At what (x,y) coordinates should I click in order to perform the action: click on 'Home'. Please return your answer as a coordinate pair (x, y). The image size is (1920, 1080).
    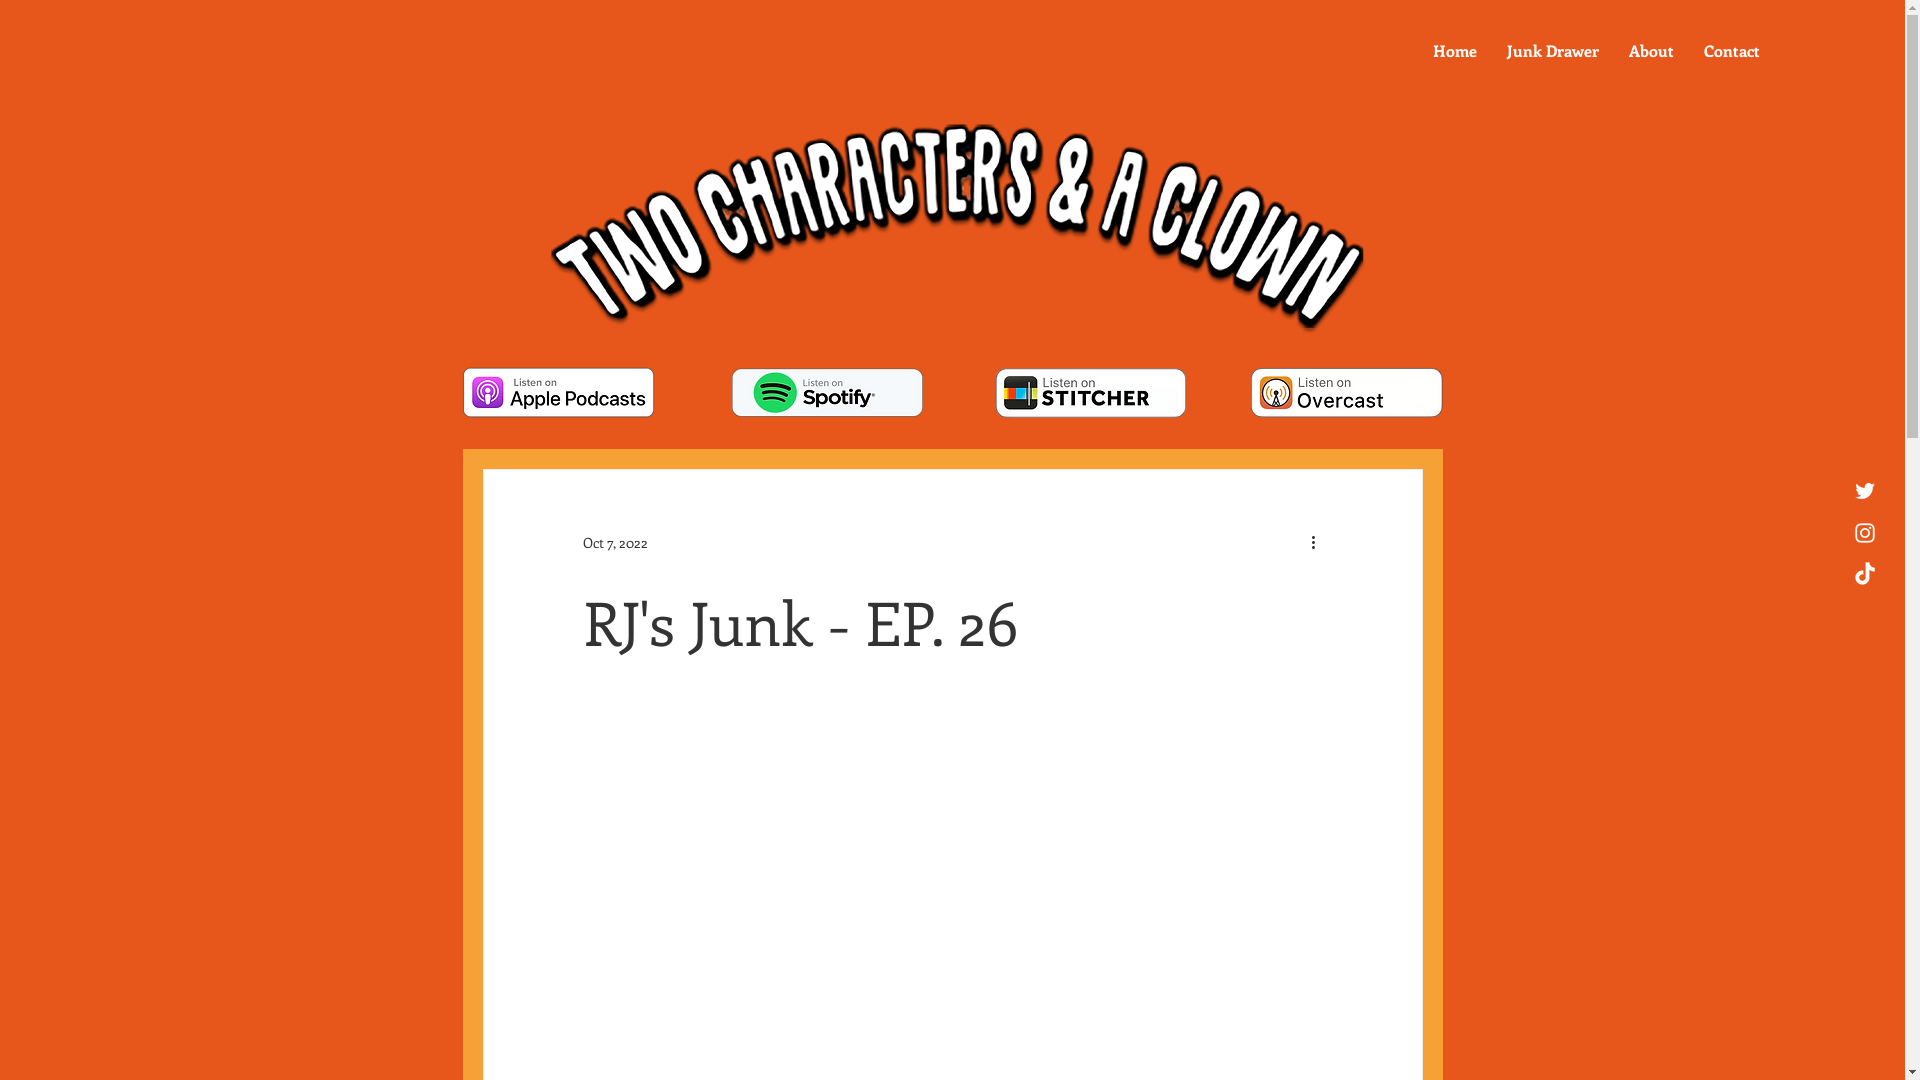
    Looking at the image, I should click on (1416, 49).